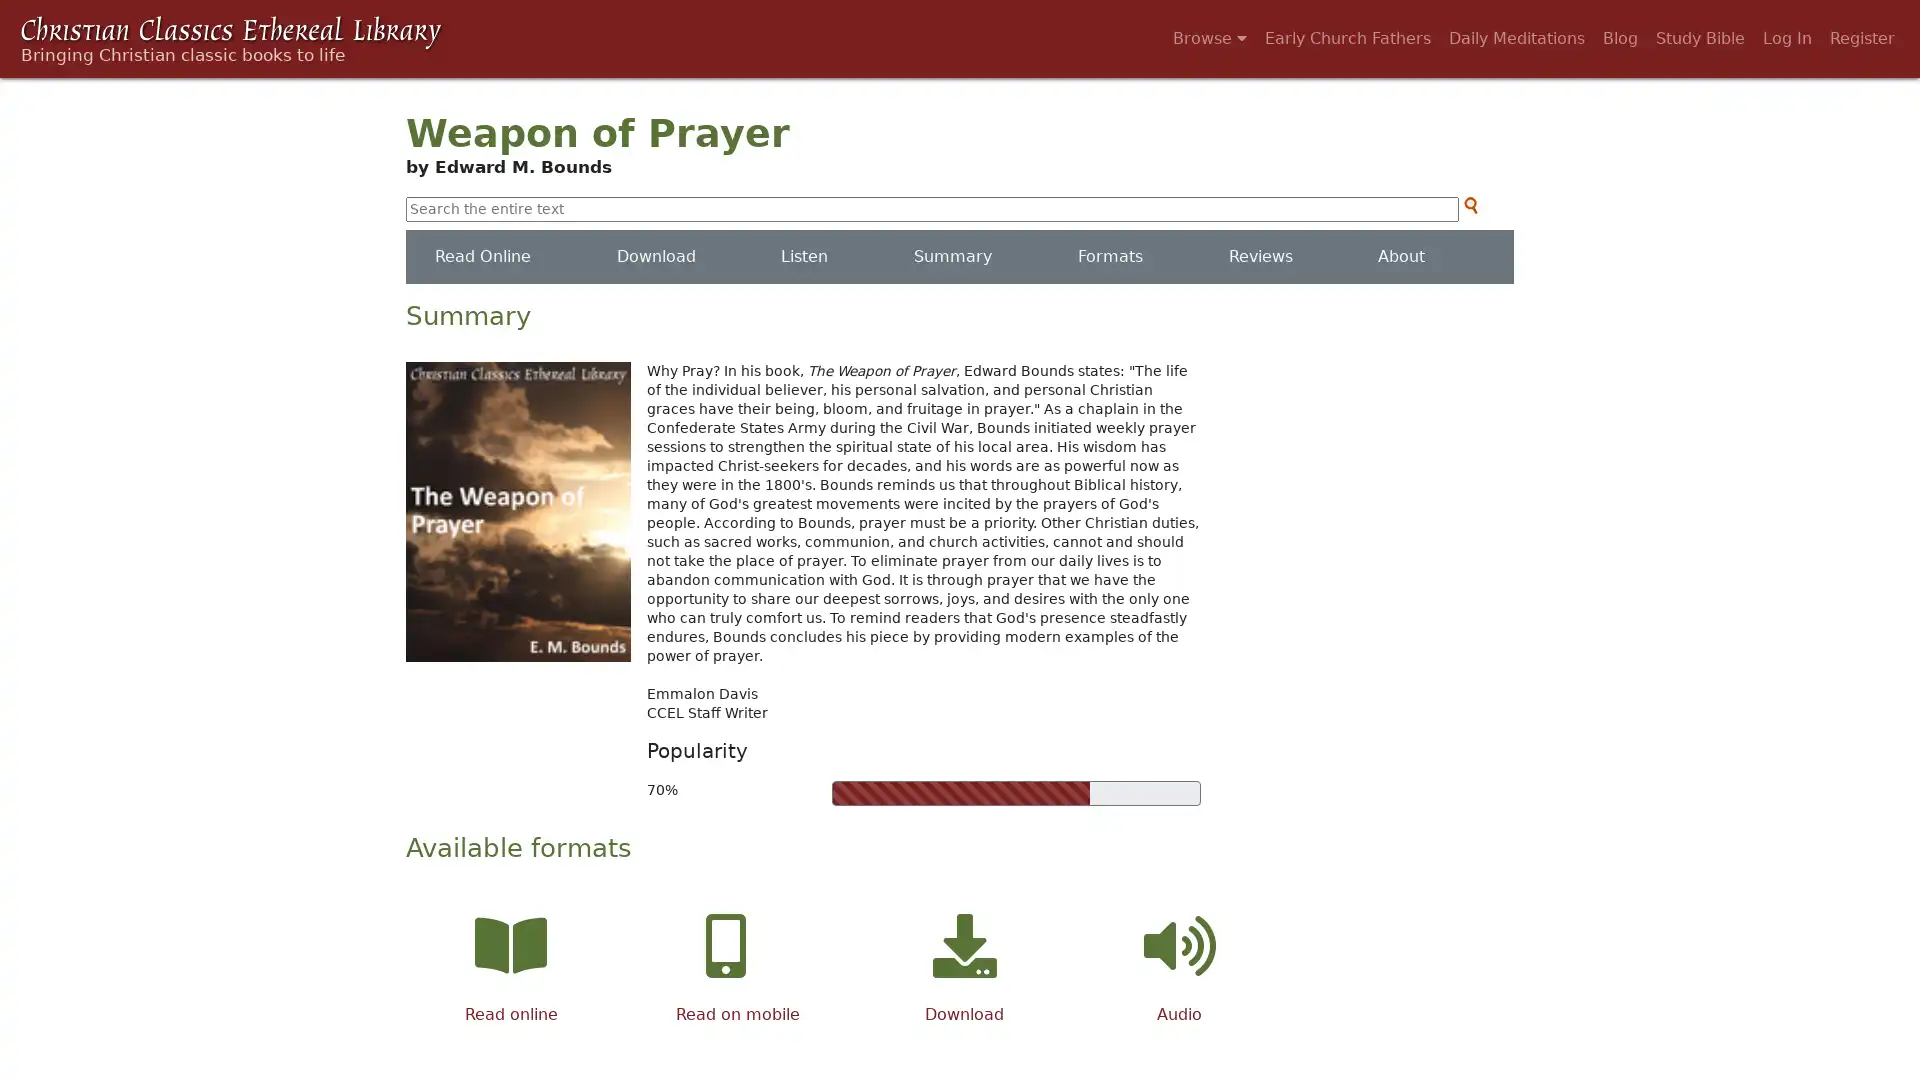  What do you see at coordinates (1469, 205) in the screenshot?
I see `Submit search` at bounding box center [1469, 205].